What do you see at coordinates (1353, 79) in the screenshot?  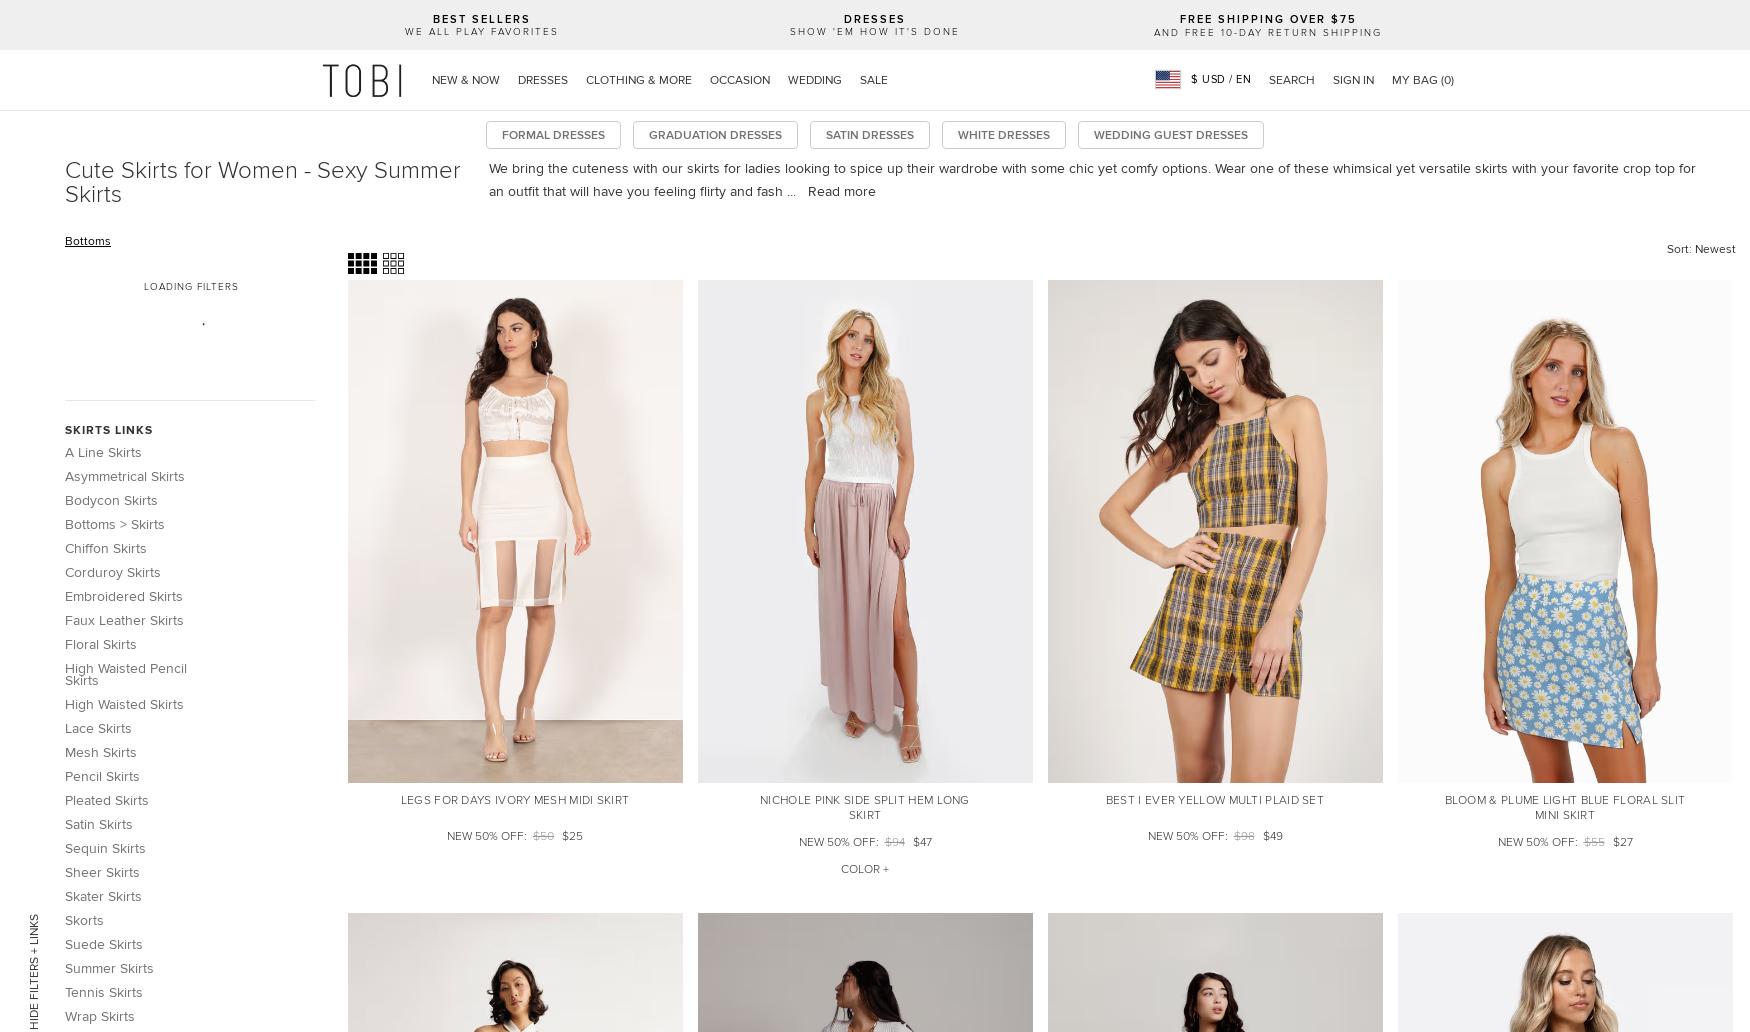 I see `'Sign In'` at bounding box center [1353, 79].